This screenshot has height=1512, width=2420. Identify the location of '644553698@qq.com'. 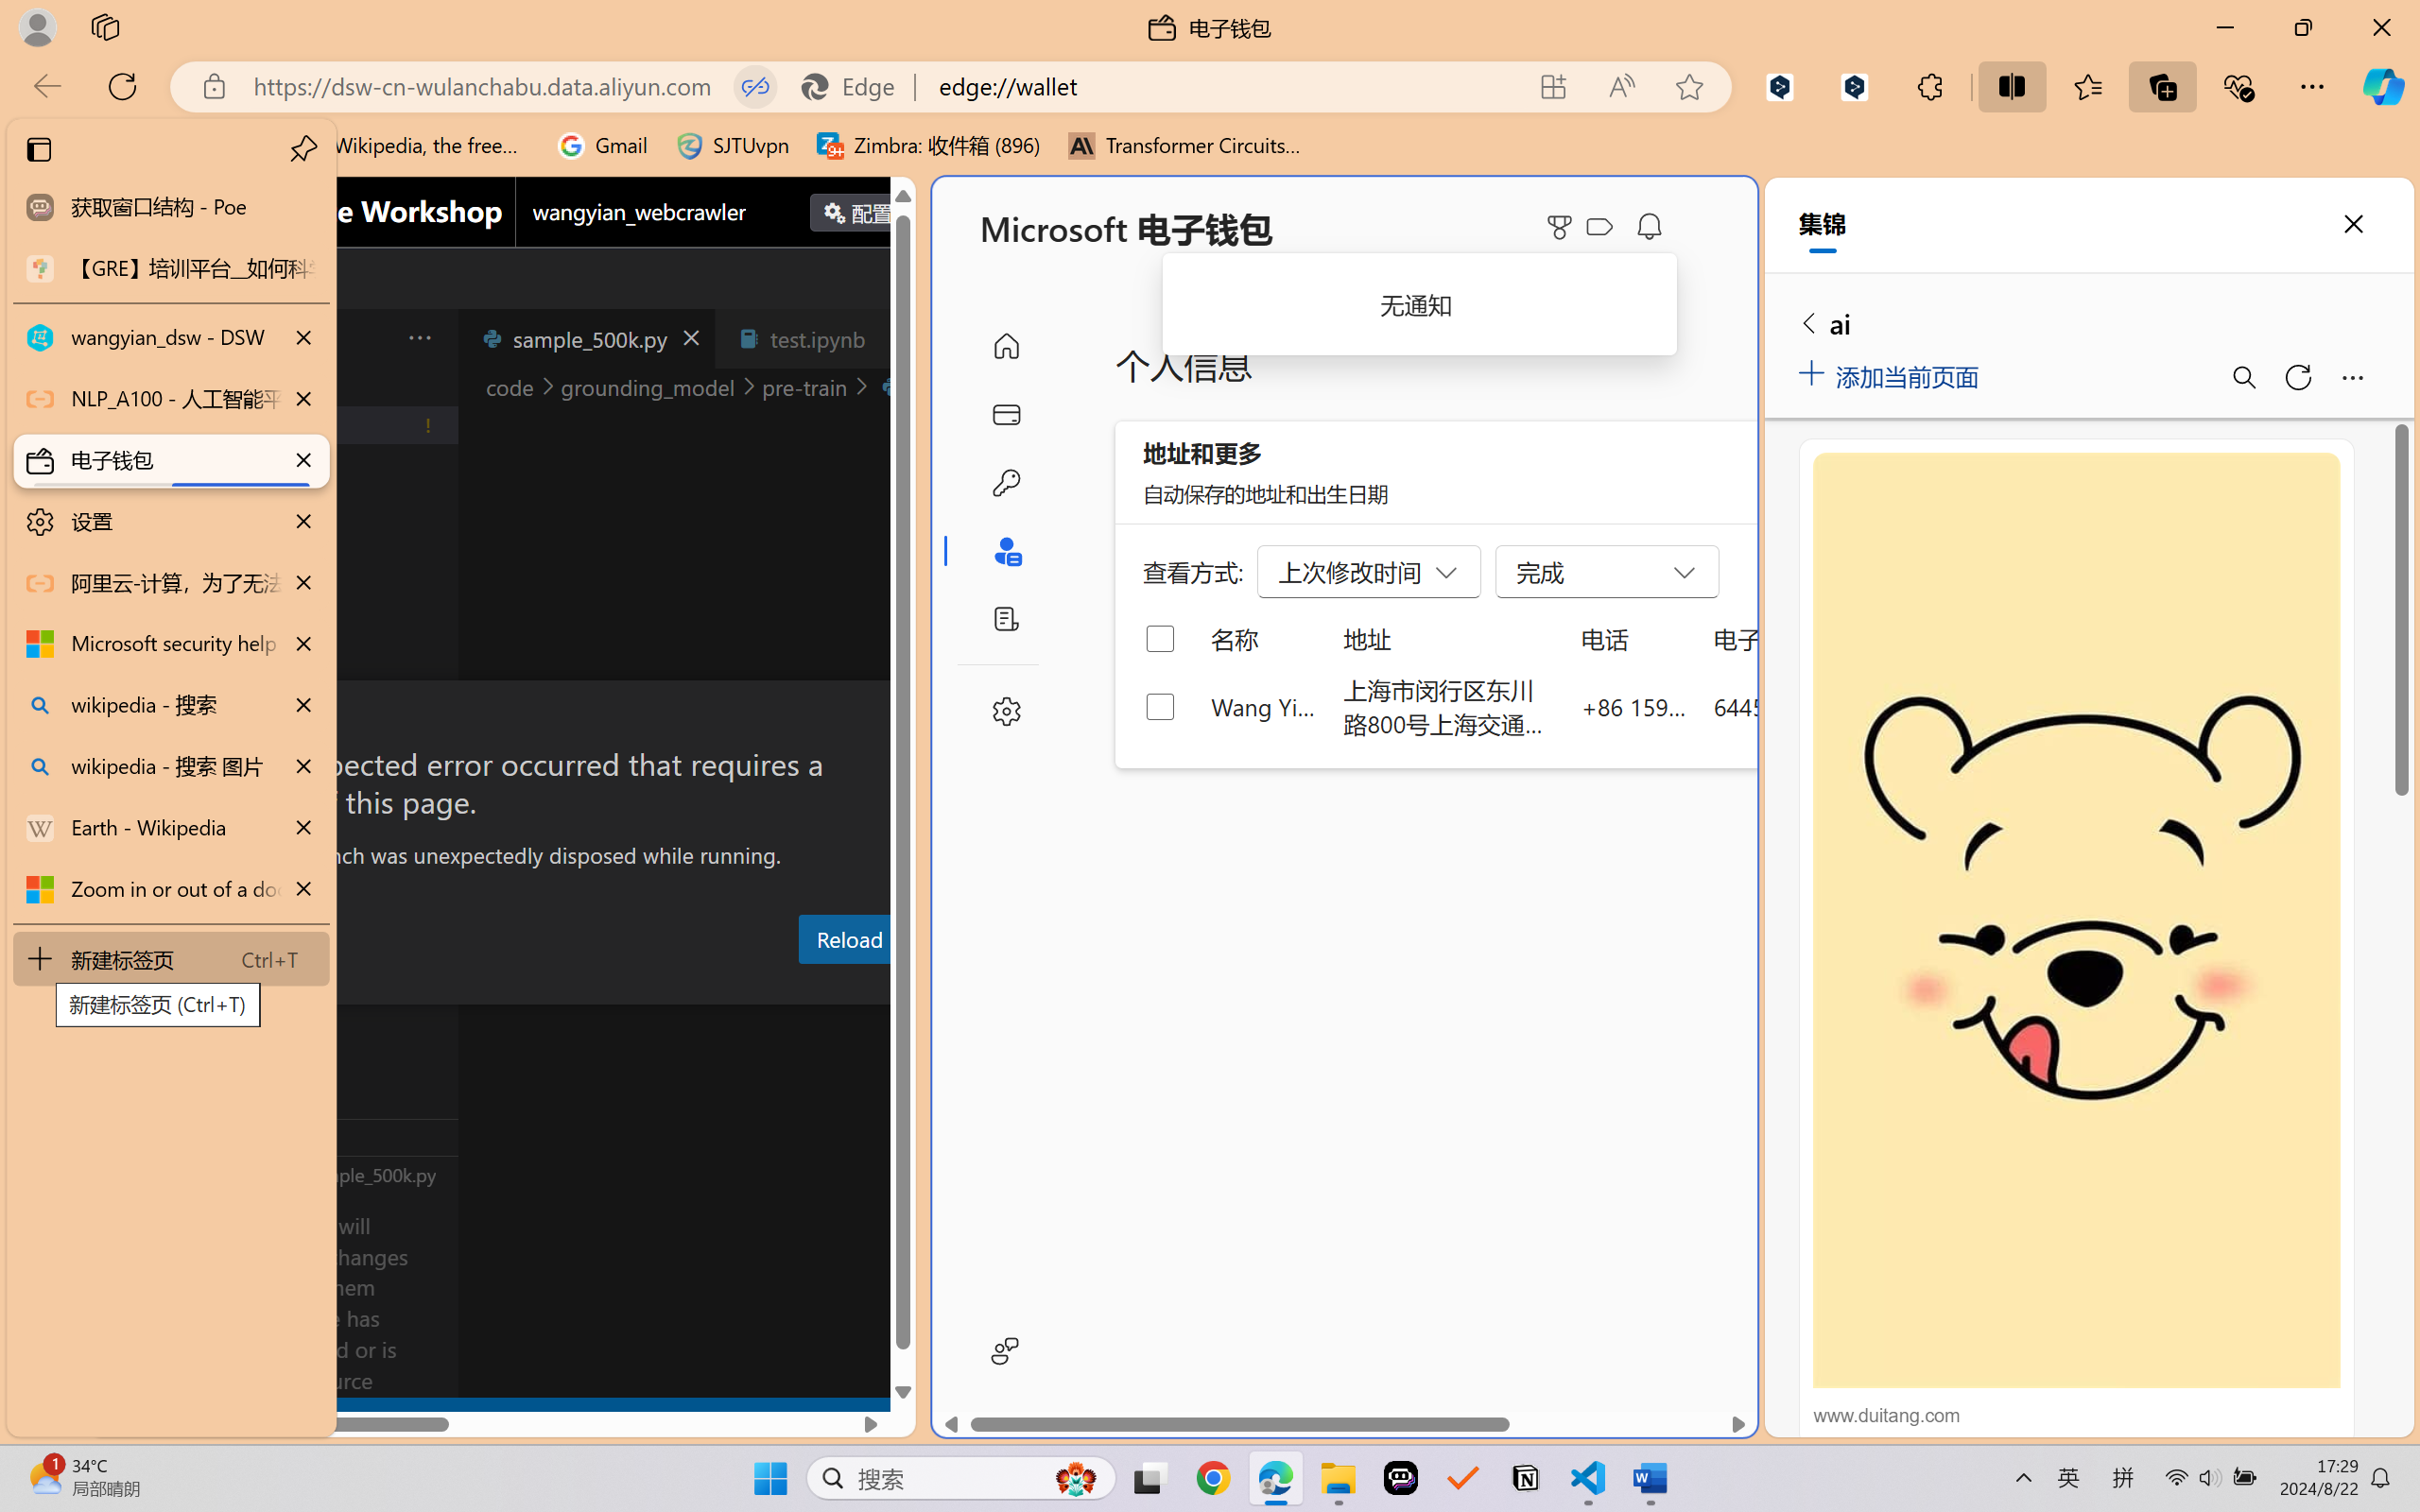
(1818, 705).